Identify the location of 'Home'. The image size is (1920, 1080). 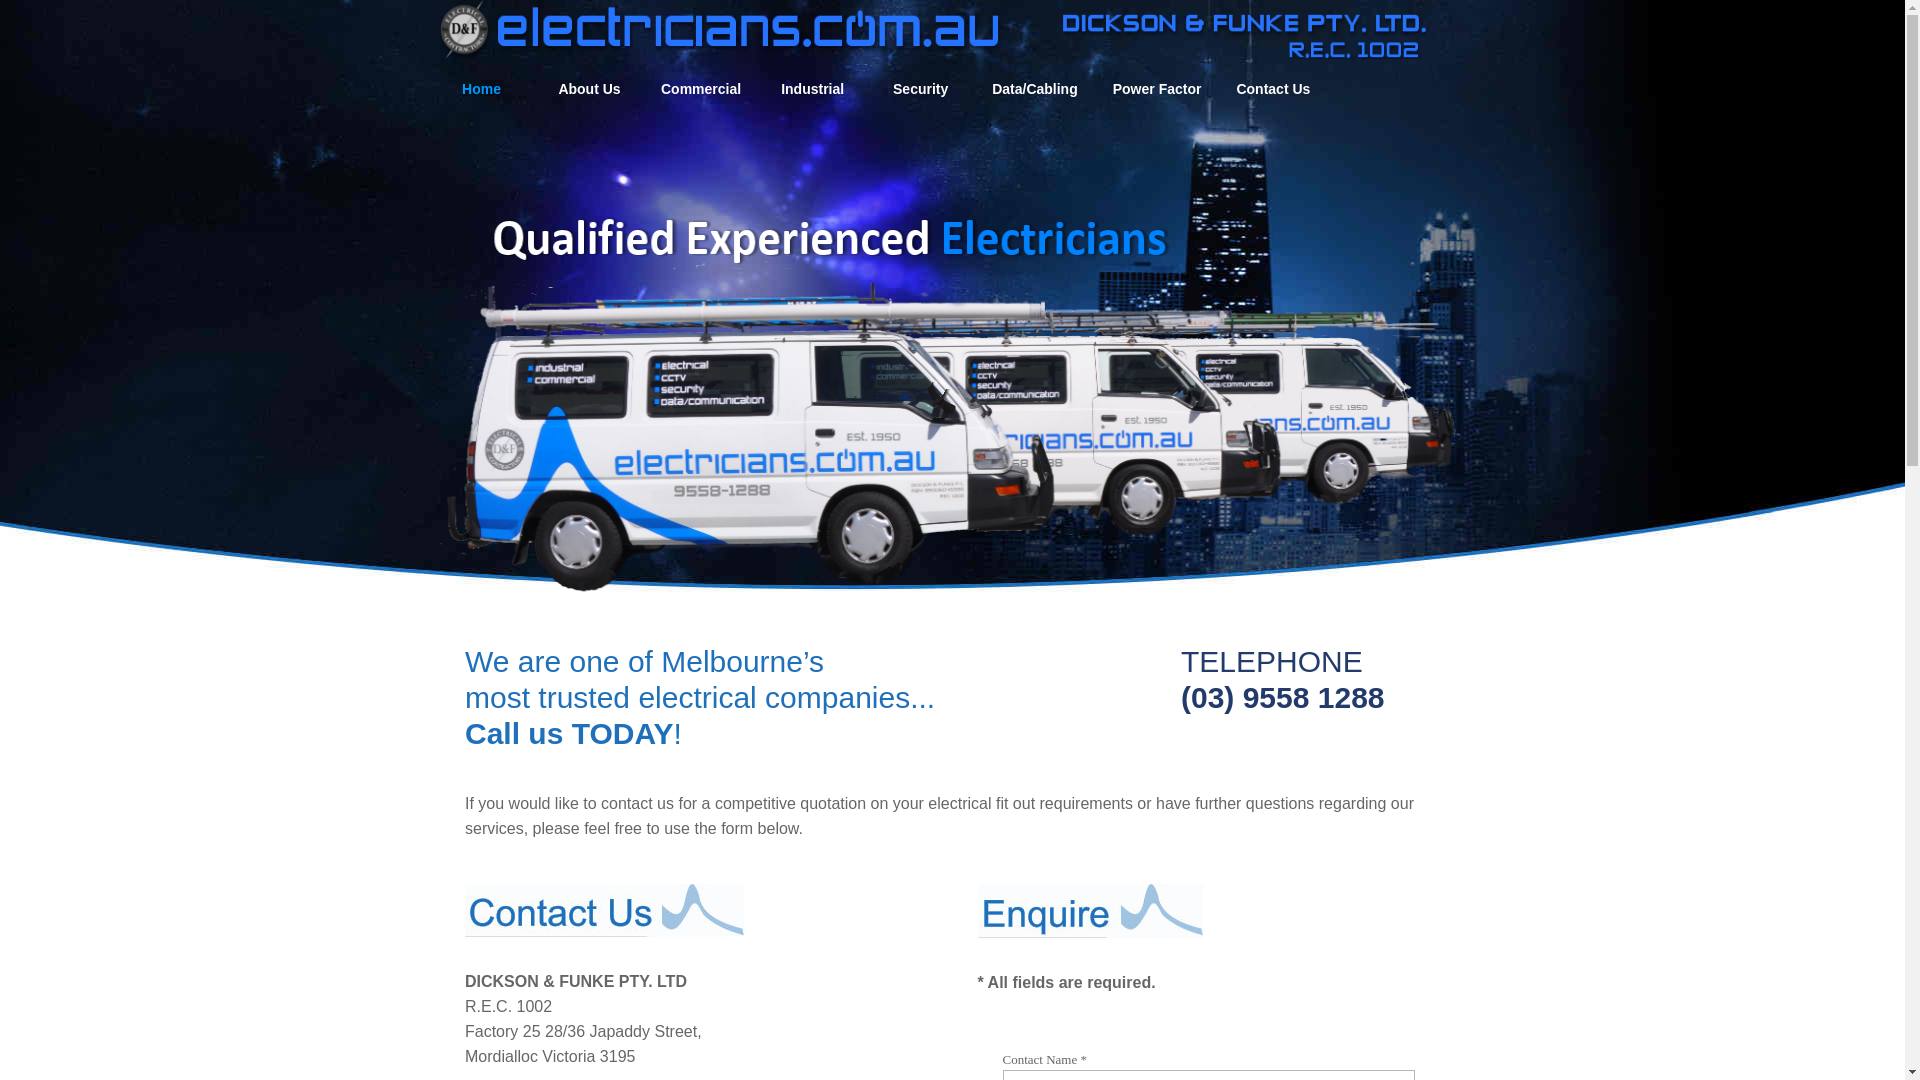
(481, 88).